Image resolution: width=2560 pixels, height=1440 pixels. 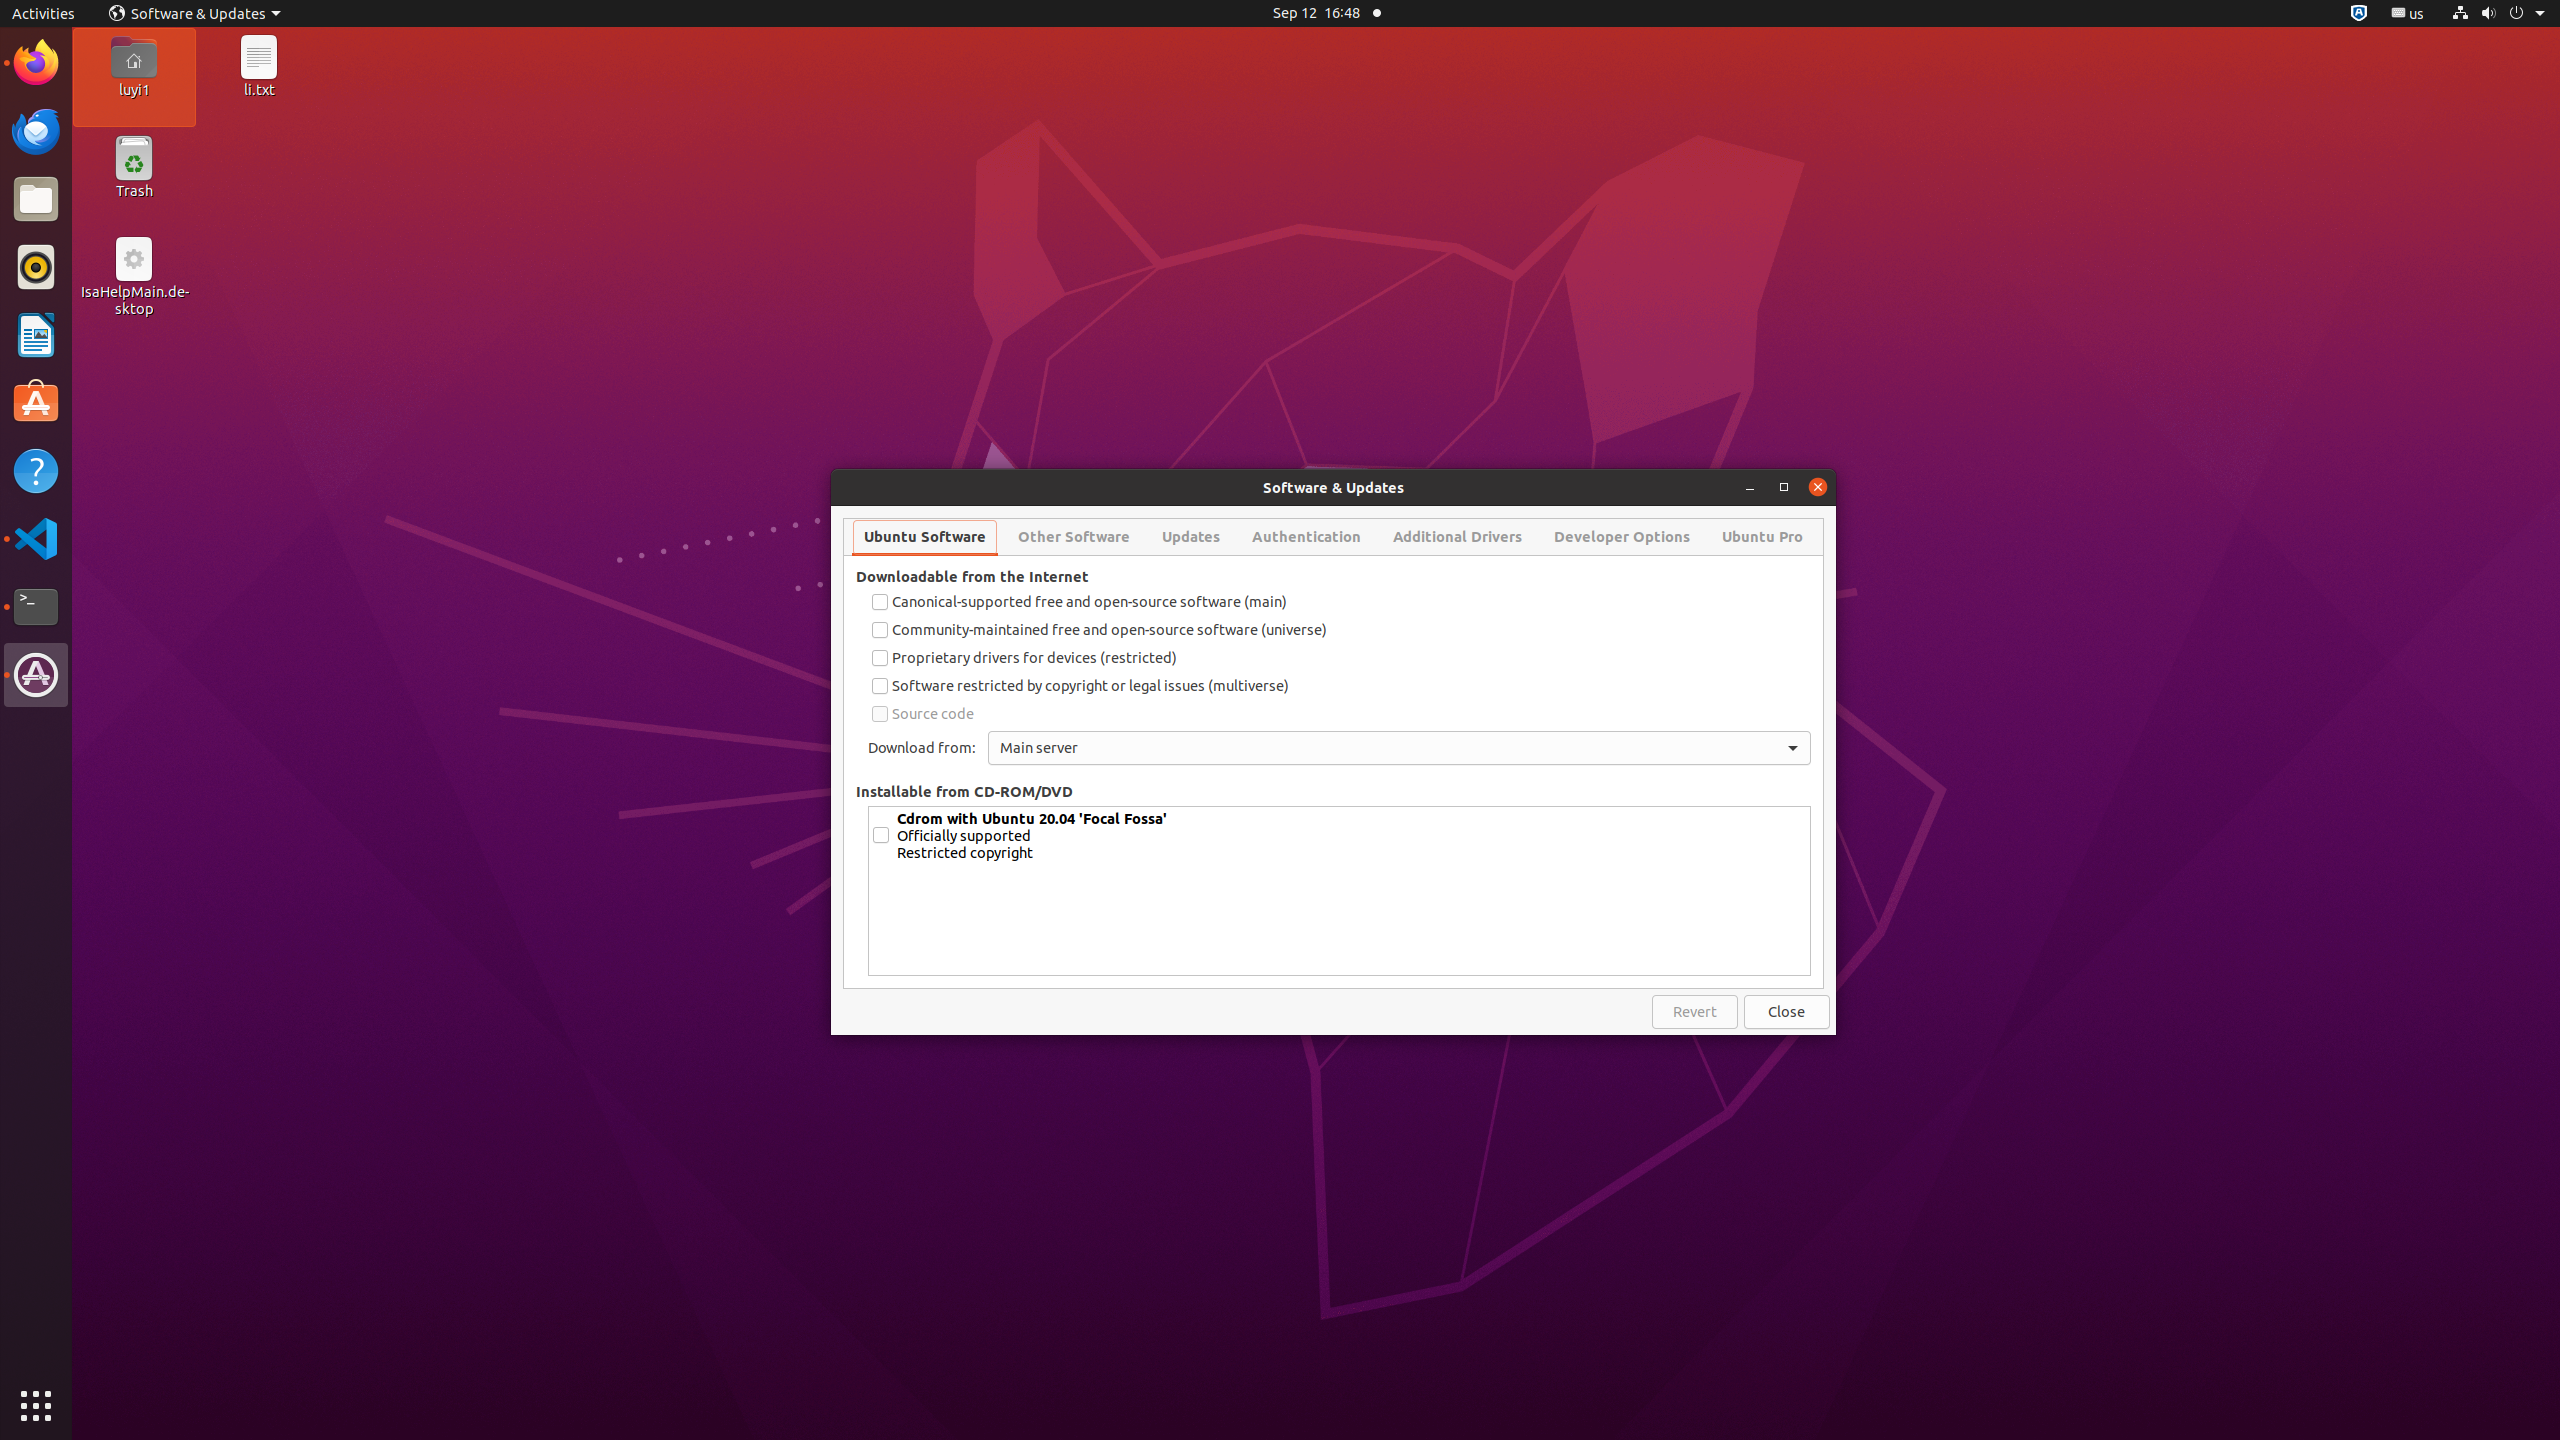 I want to click on 'Software & Updates', so click(x=195, y=12).